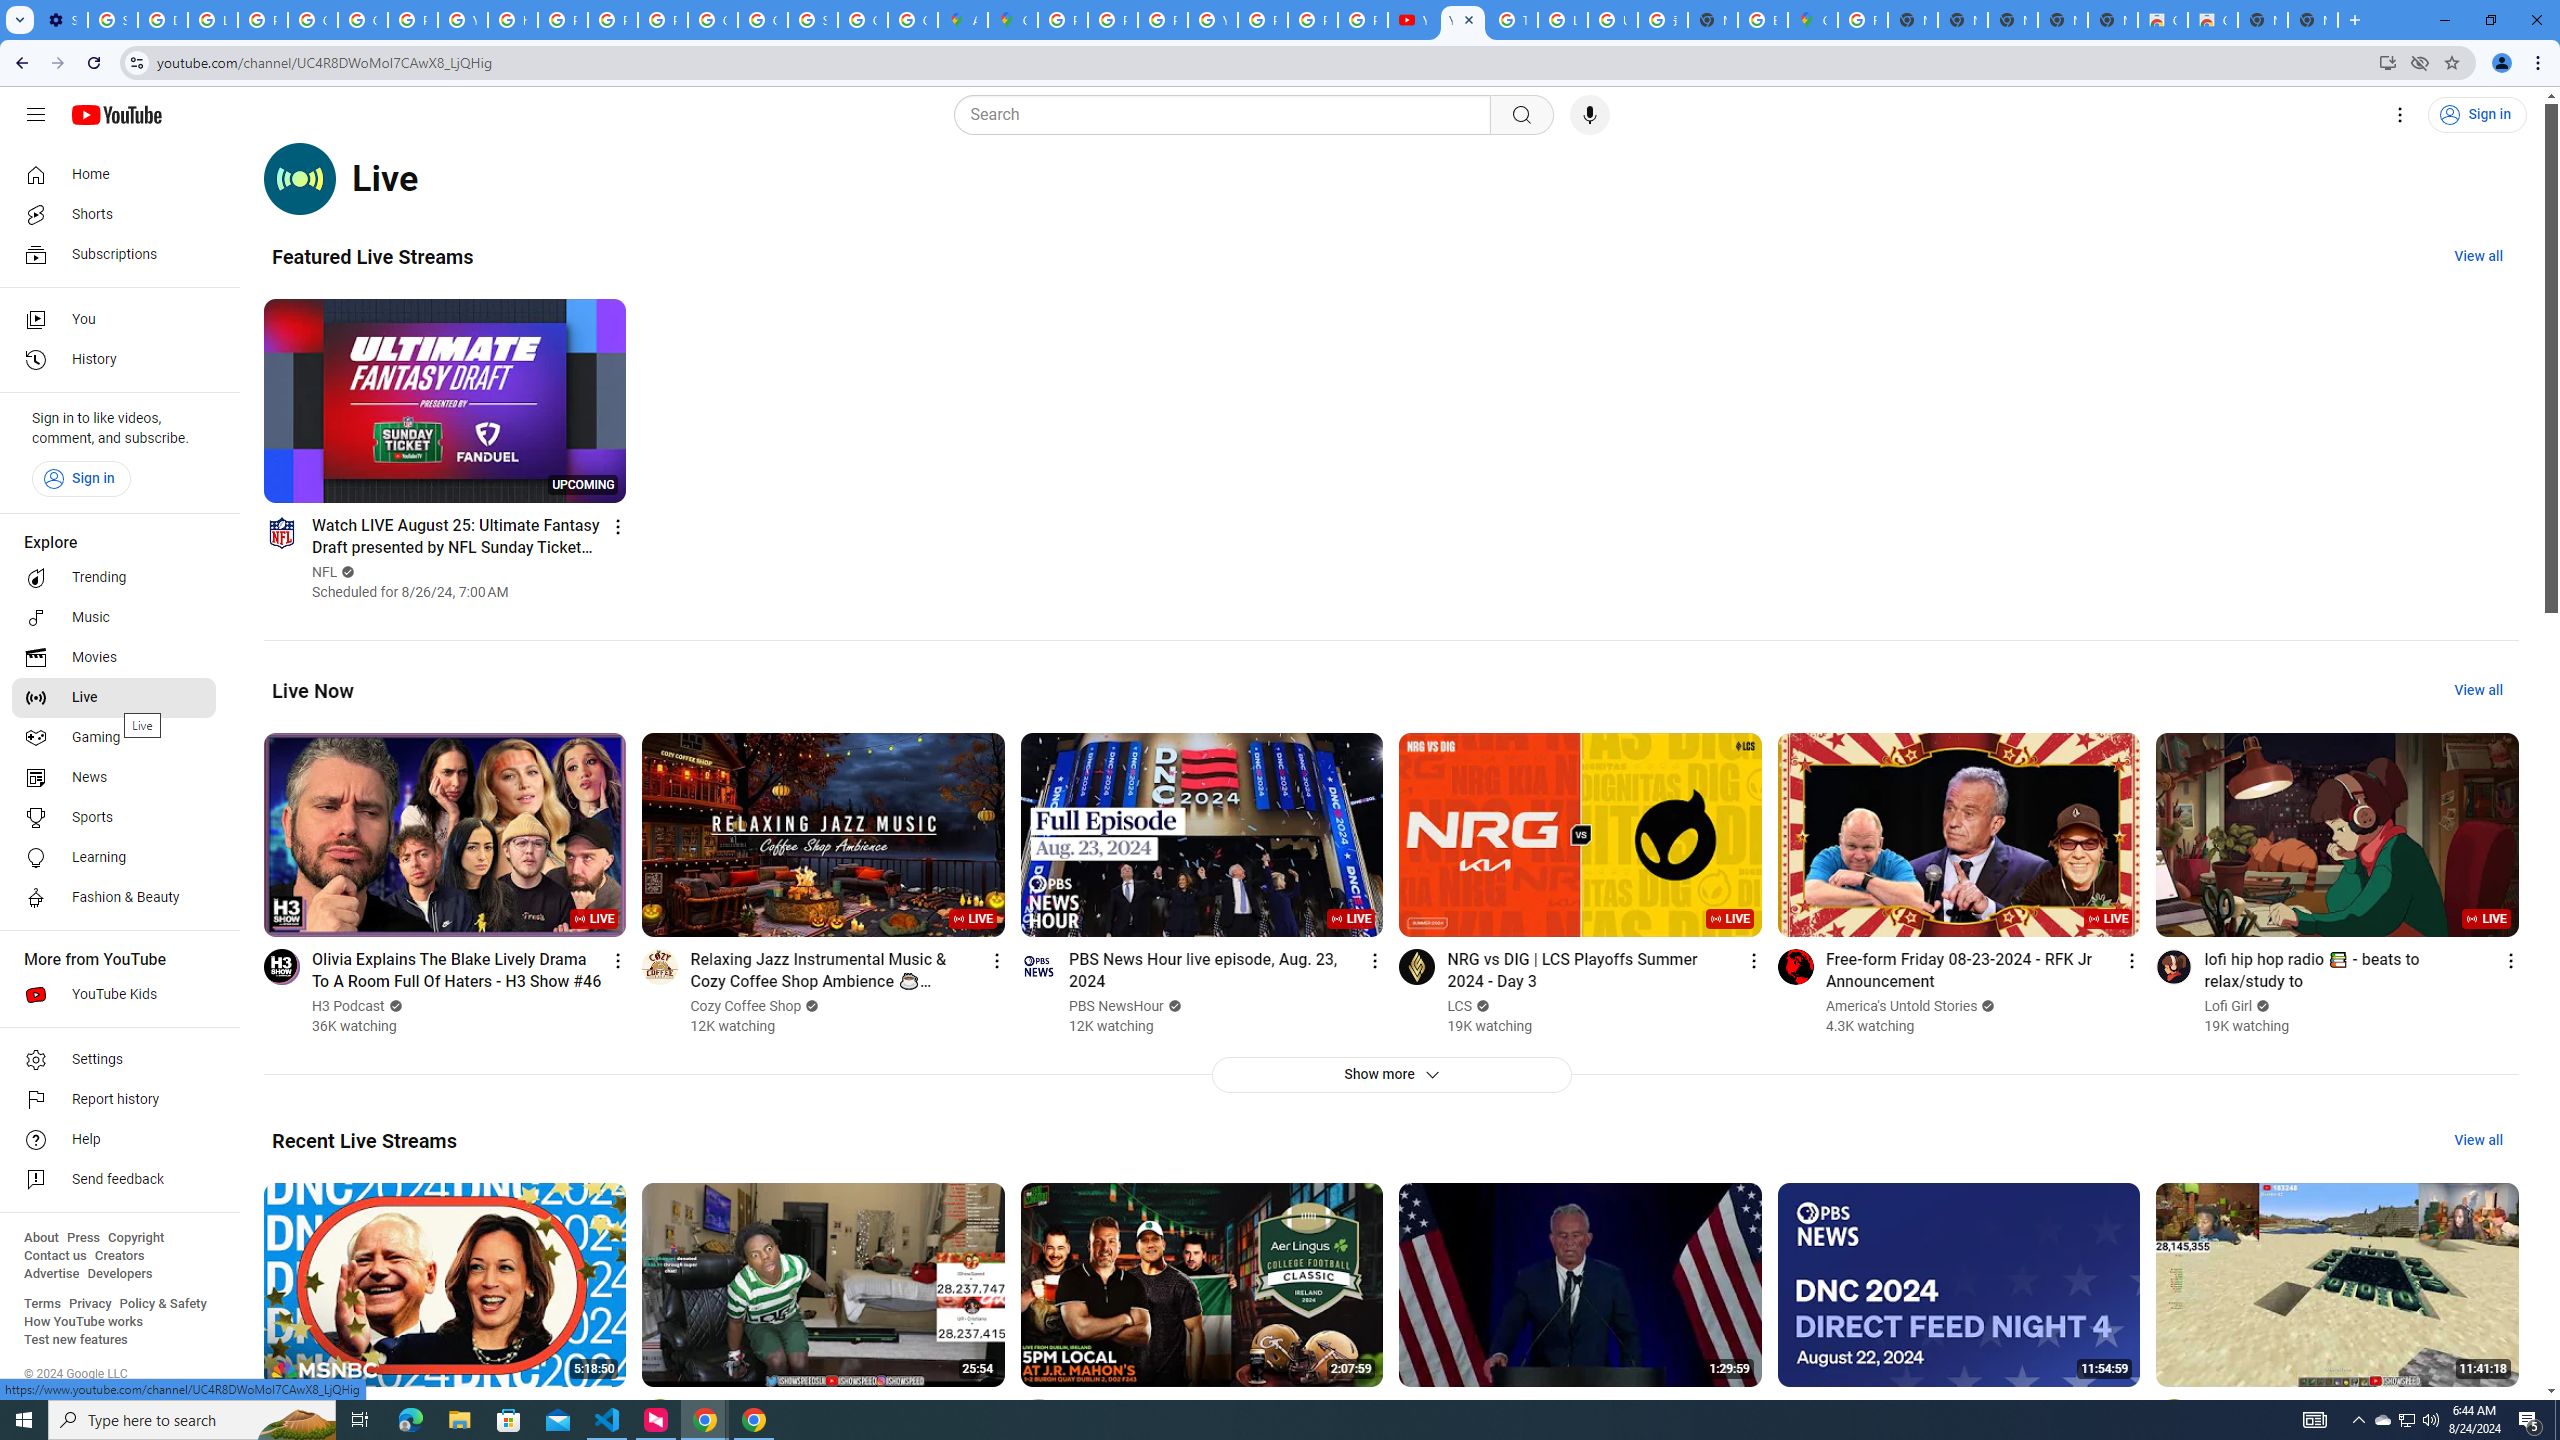 Image resolution: width=2560 pixels, height=1440 pixels. Describe the element at coordinates (363, 1140) in the screenshot. I see `'Recent Live Streams'` at that location.